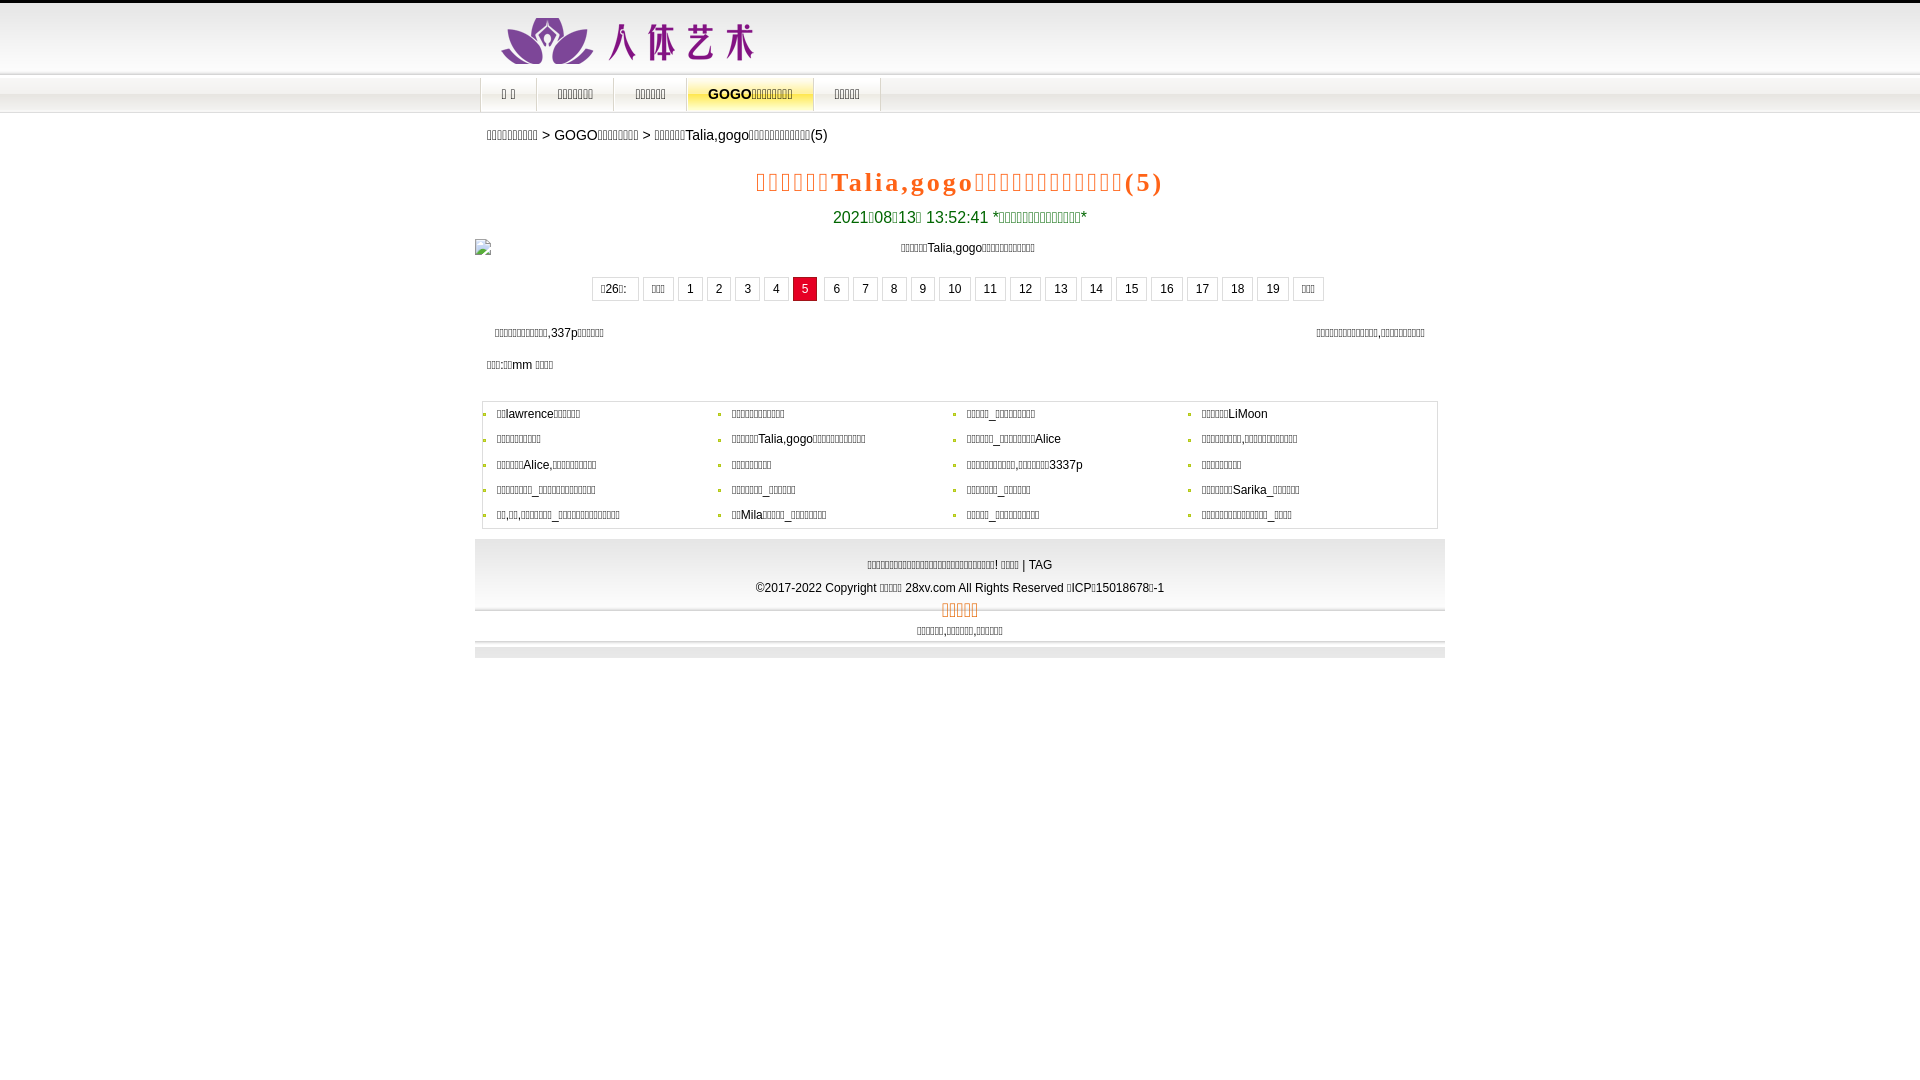  I want to click on '3', so click(746, 289).